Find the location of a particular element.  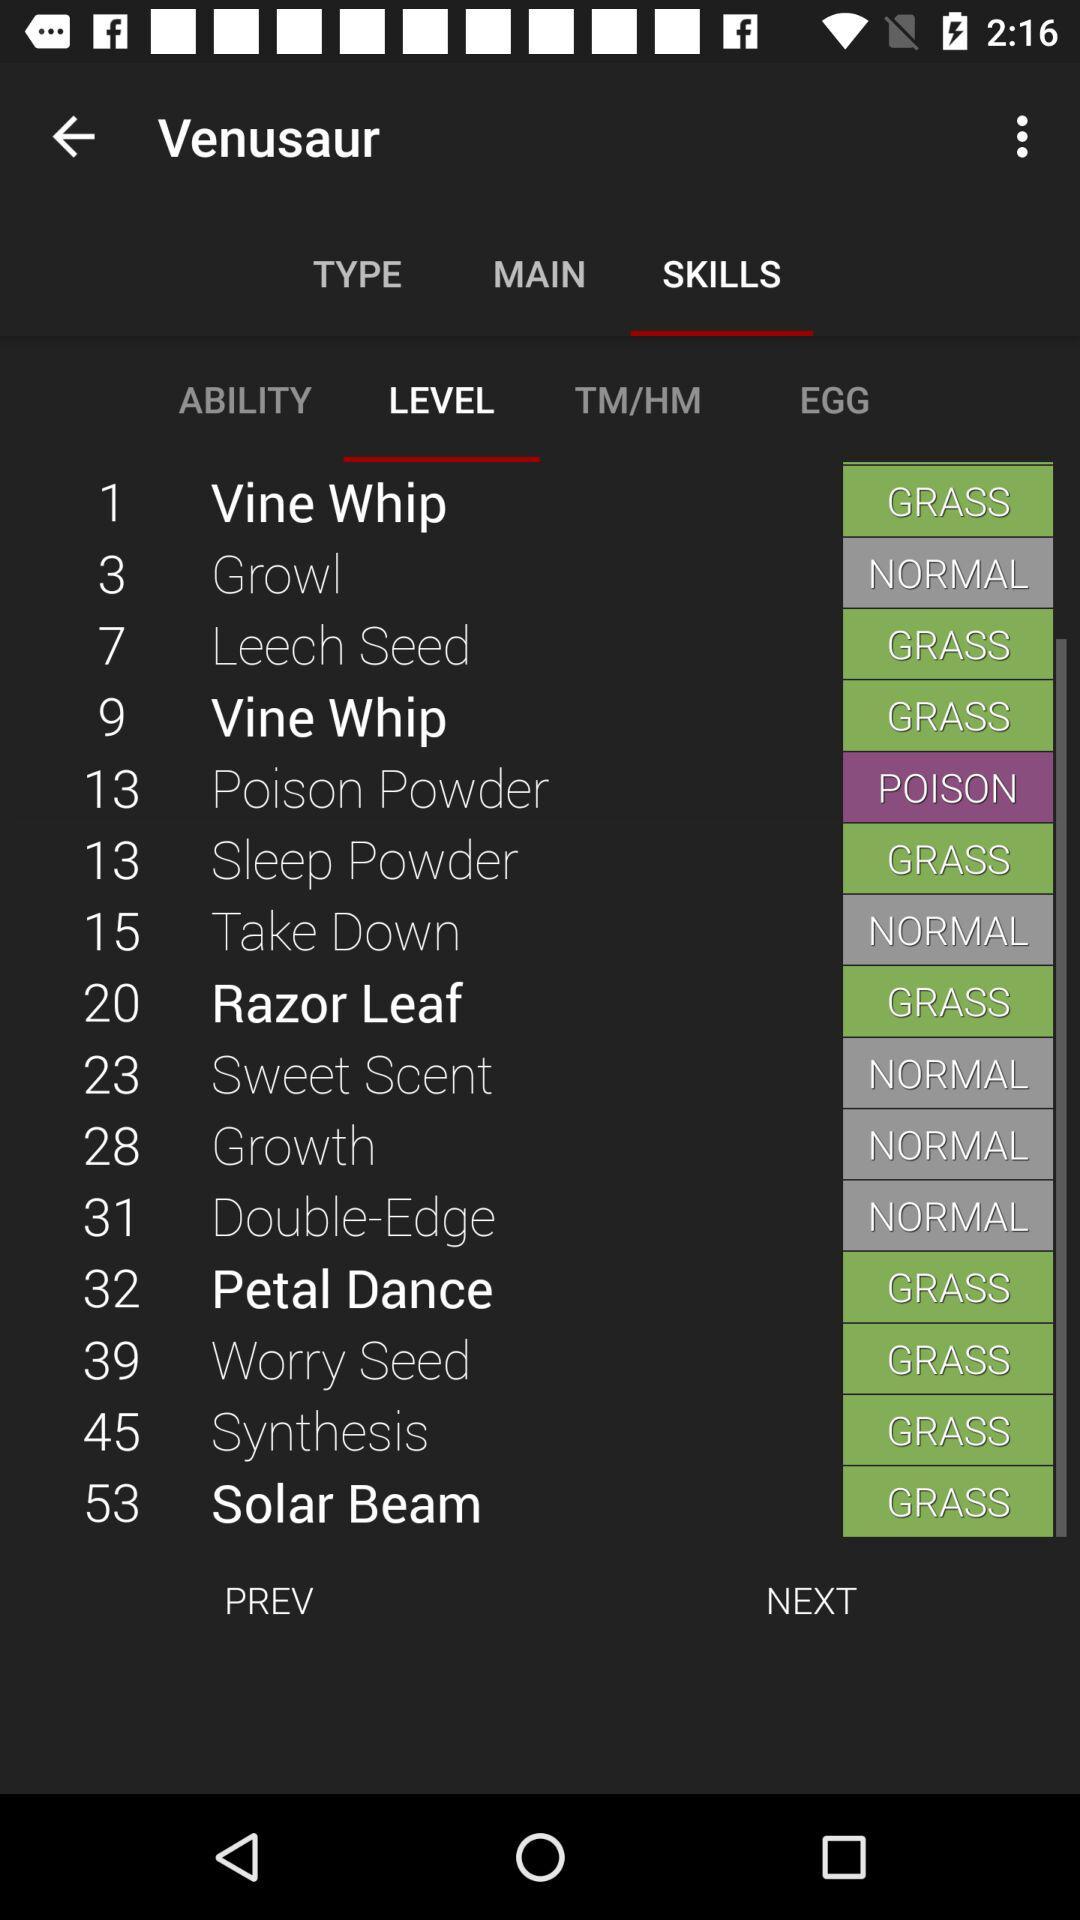

the item next to the normal icon is located at coordinates (525, 1001).